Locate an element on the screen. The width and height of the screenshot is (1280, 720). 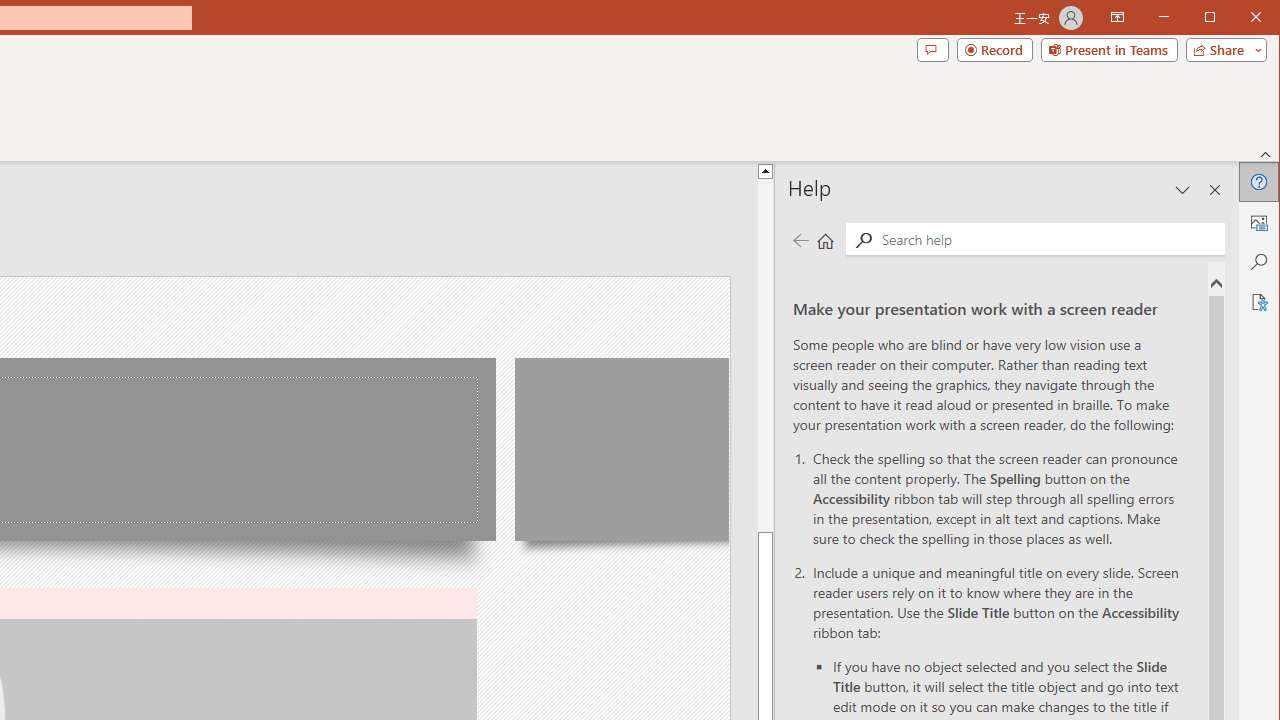
'Previous page' is located at coordinates (800, 239).